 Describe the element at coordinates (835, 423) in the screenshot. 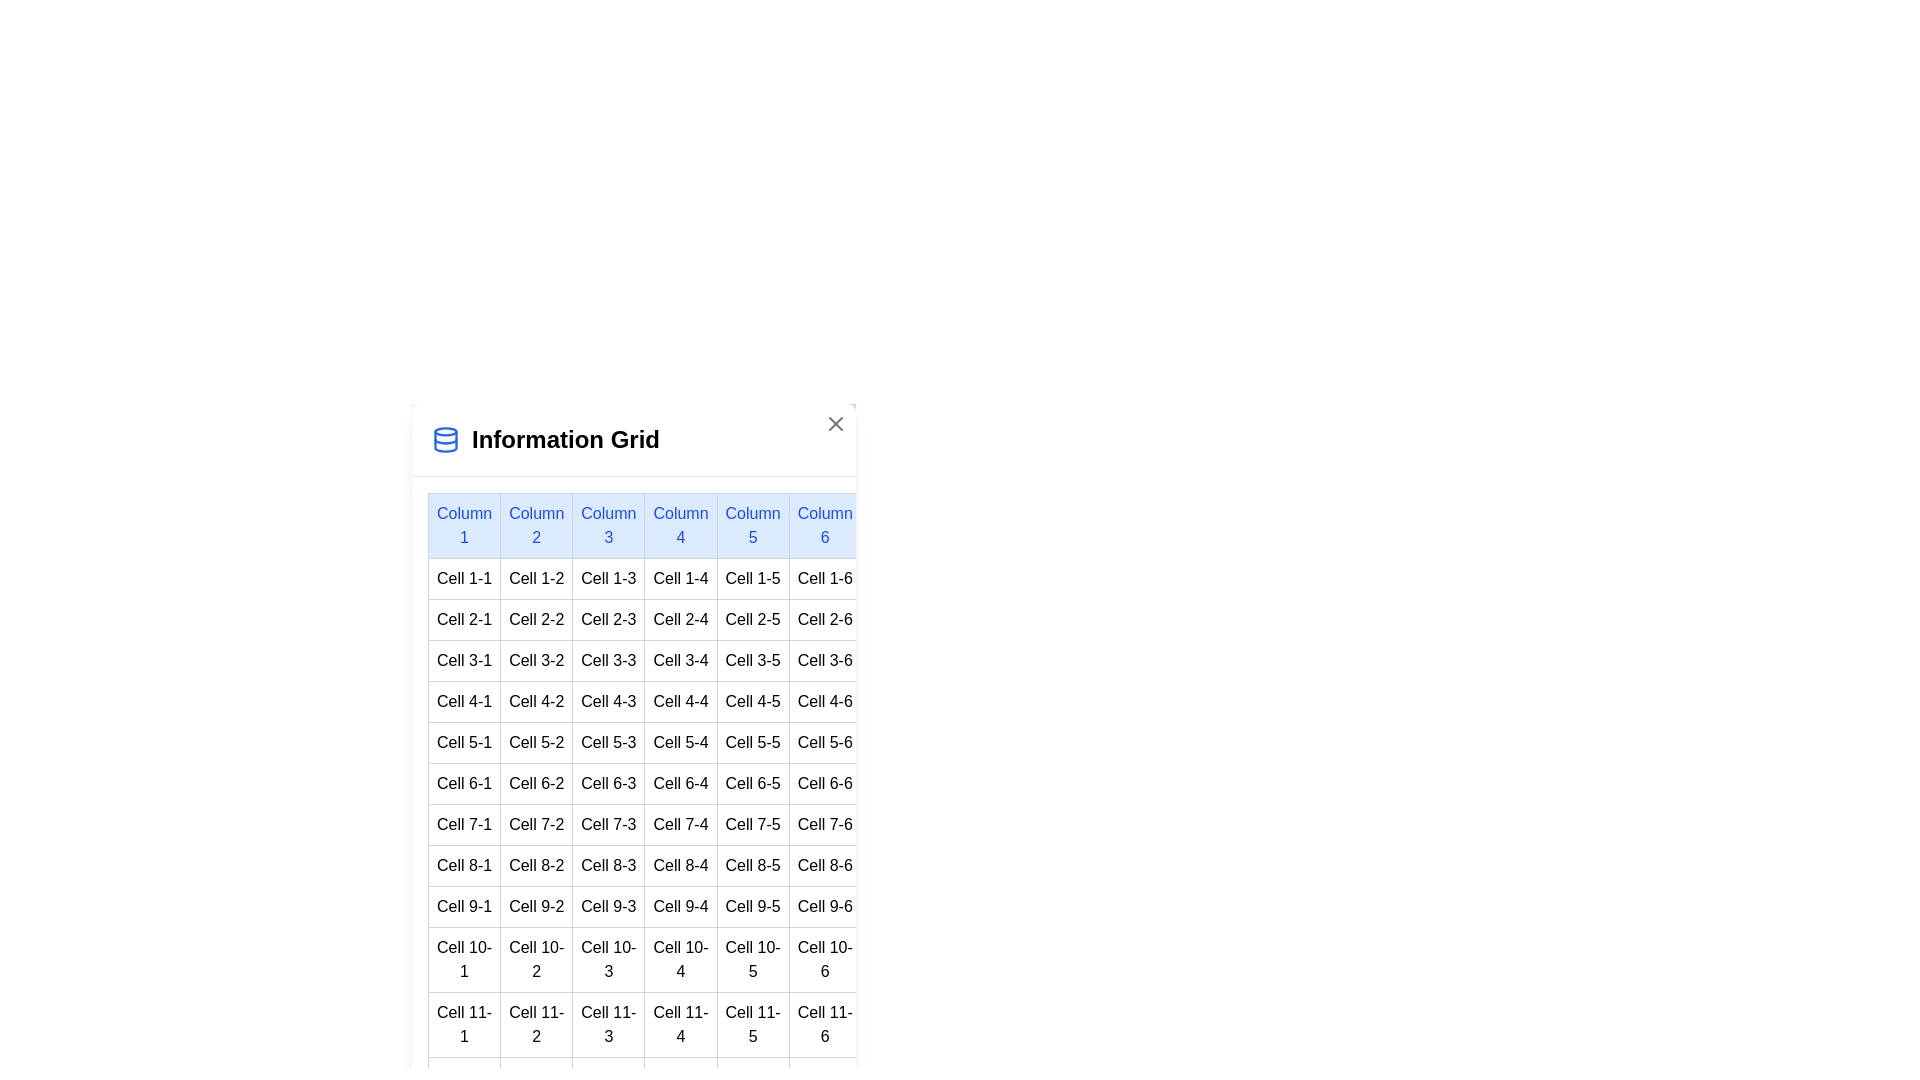

I see `the close button to dismiss the dialog` at that location.